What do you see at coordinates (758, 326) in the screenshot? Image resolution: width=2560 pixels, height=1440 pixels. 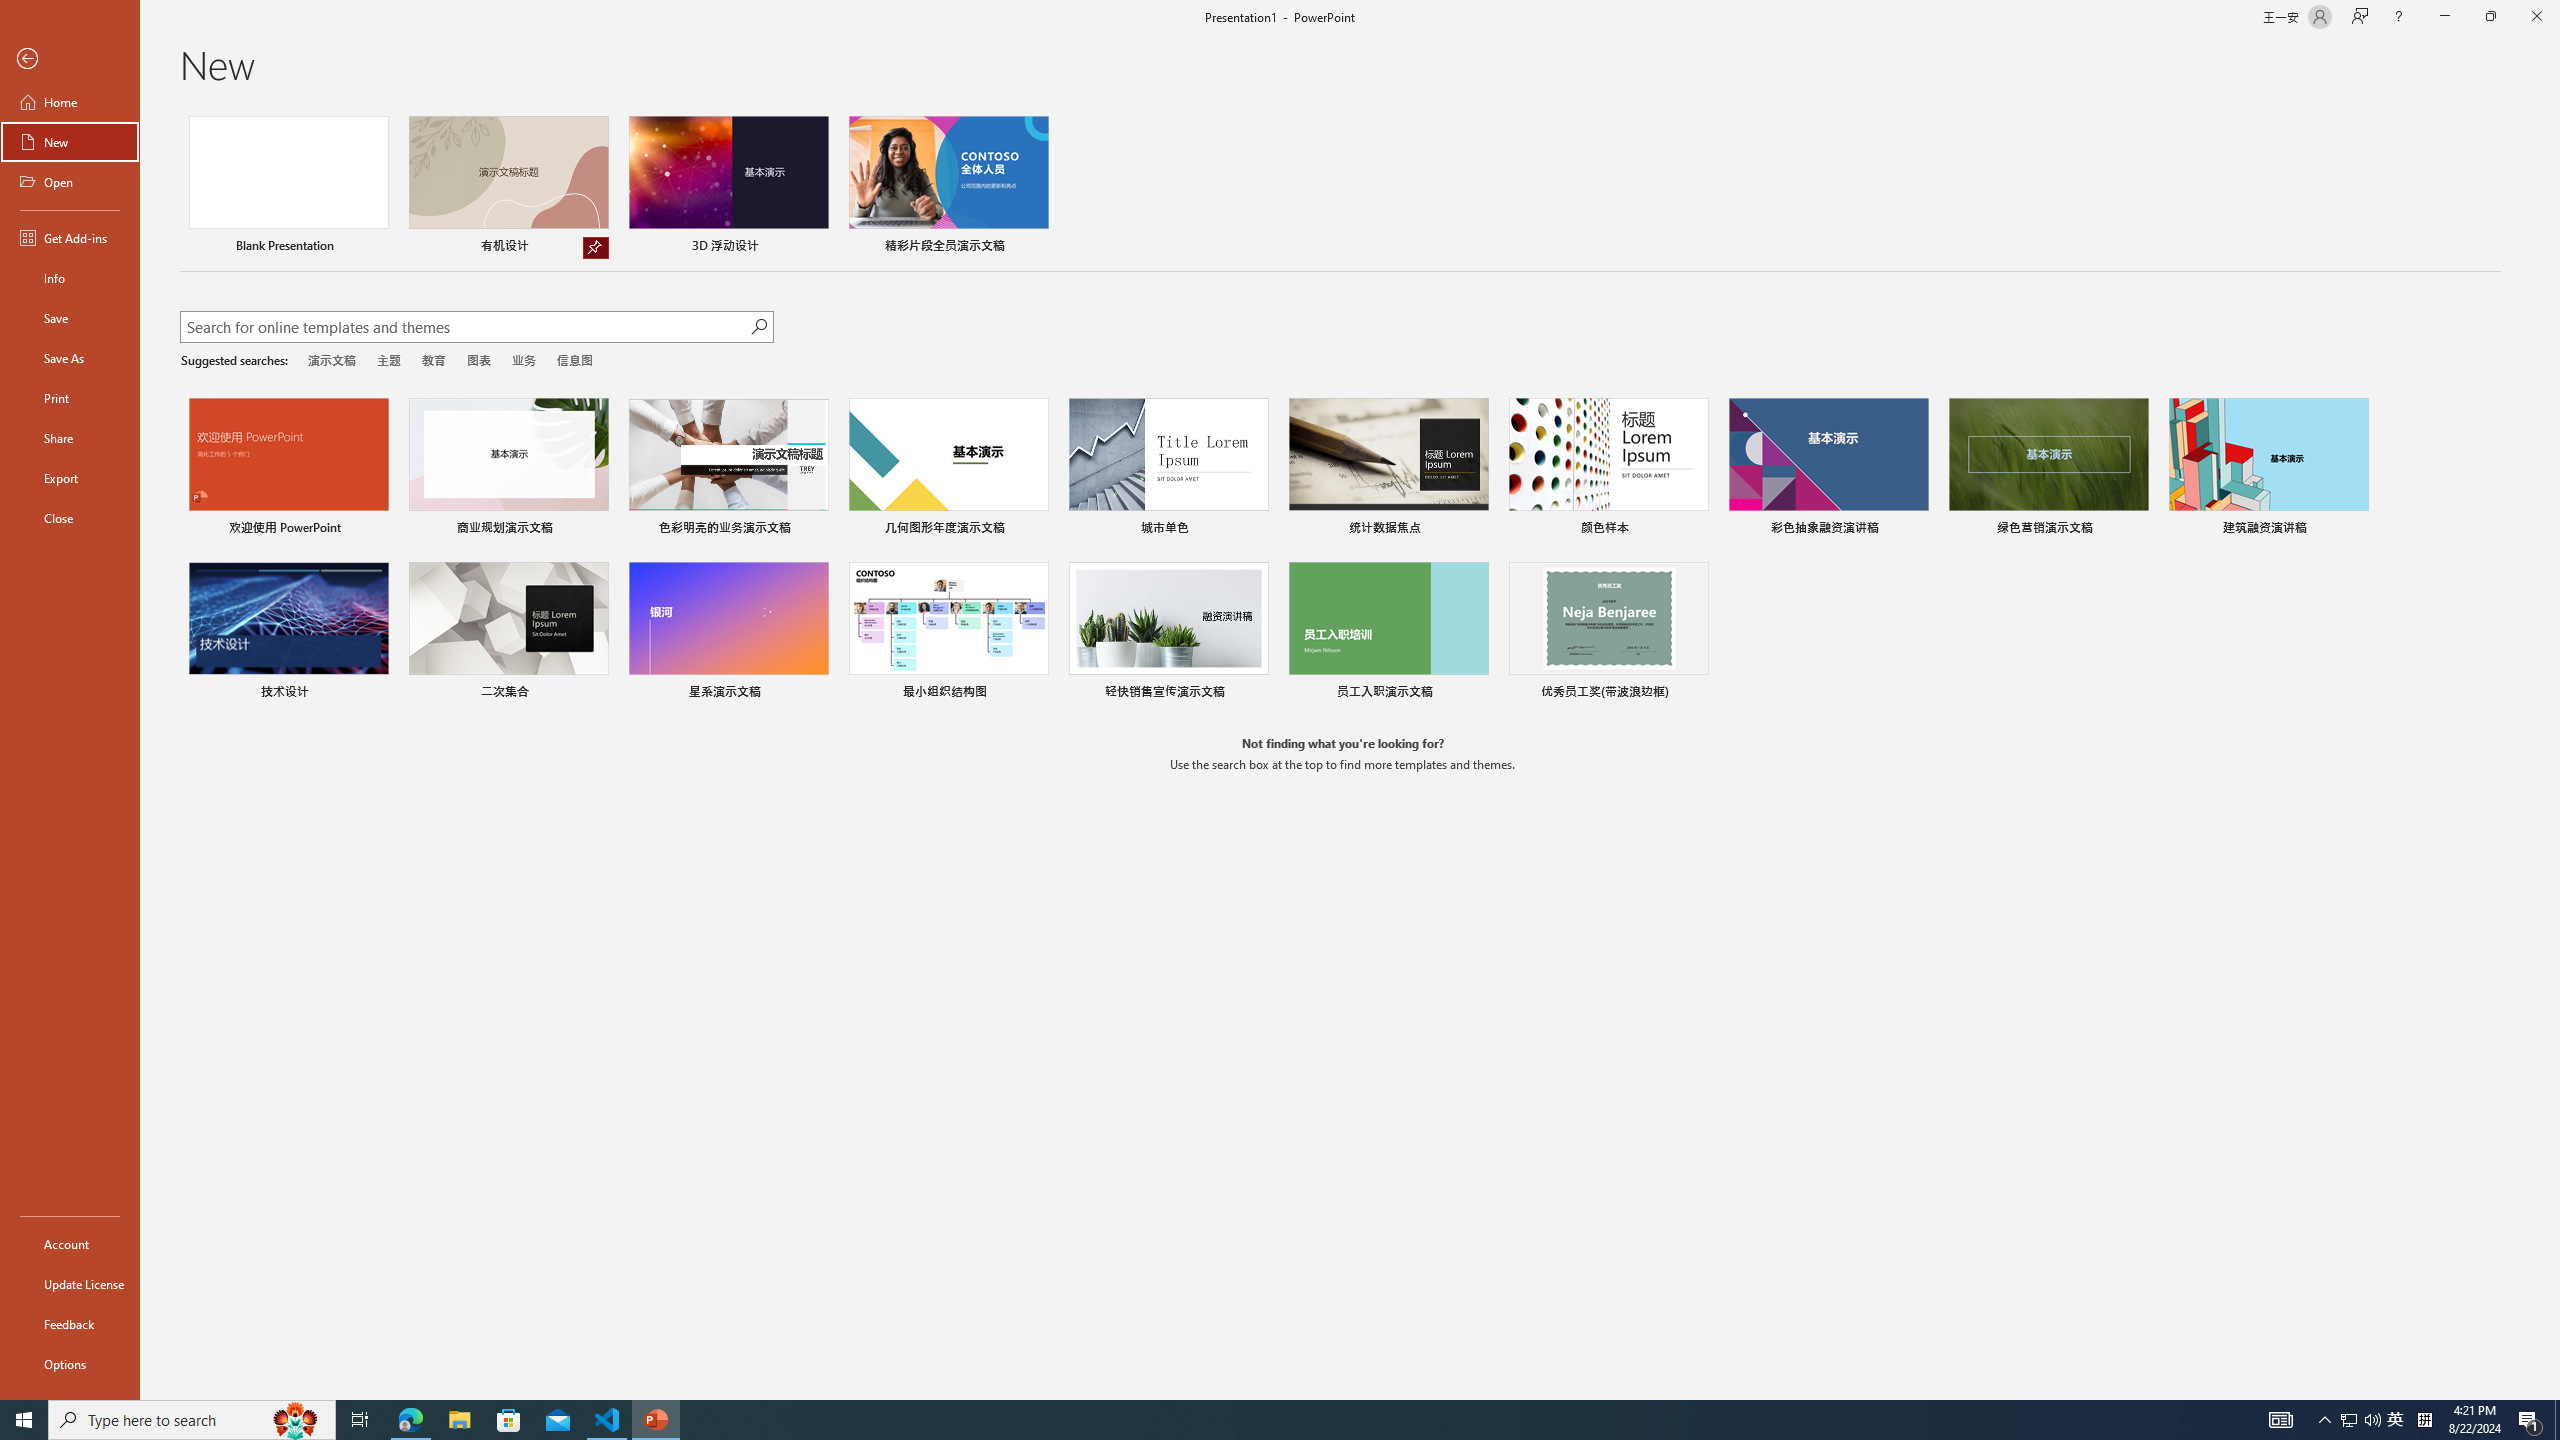 I see `'Start searching'` at bounding box center [758, 326].